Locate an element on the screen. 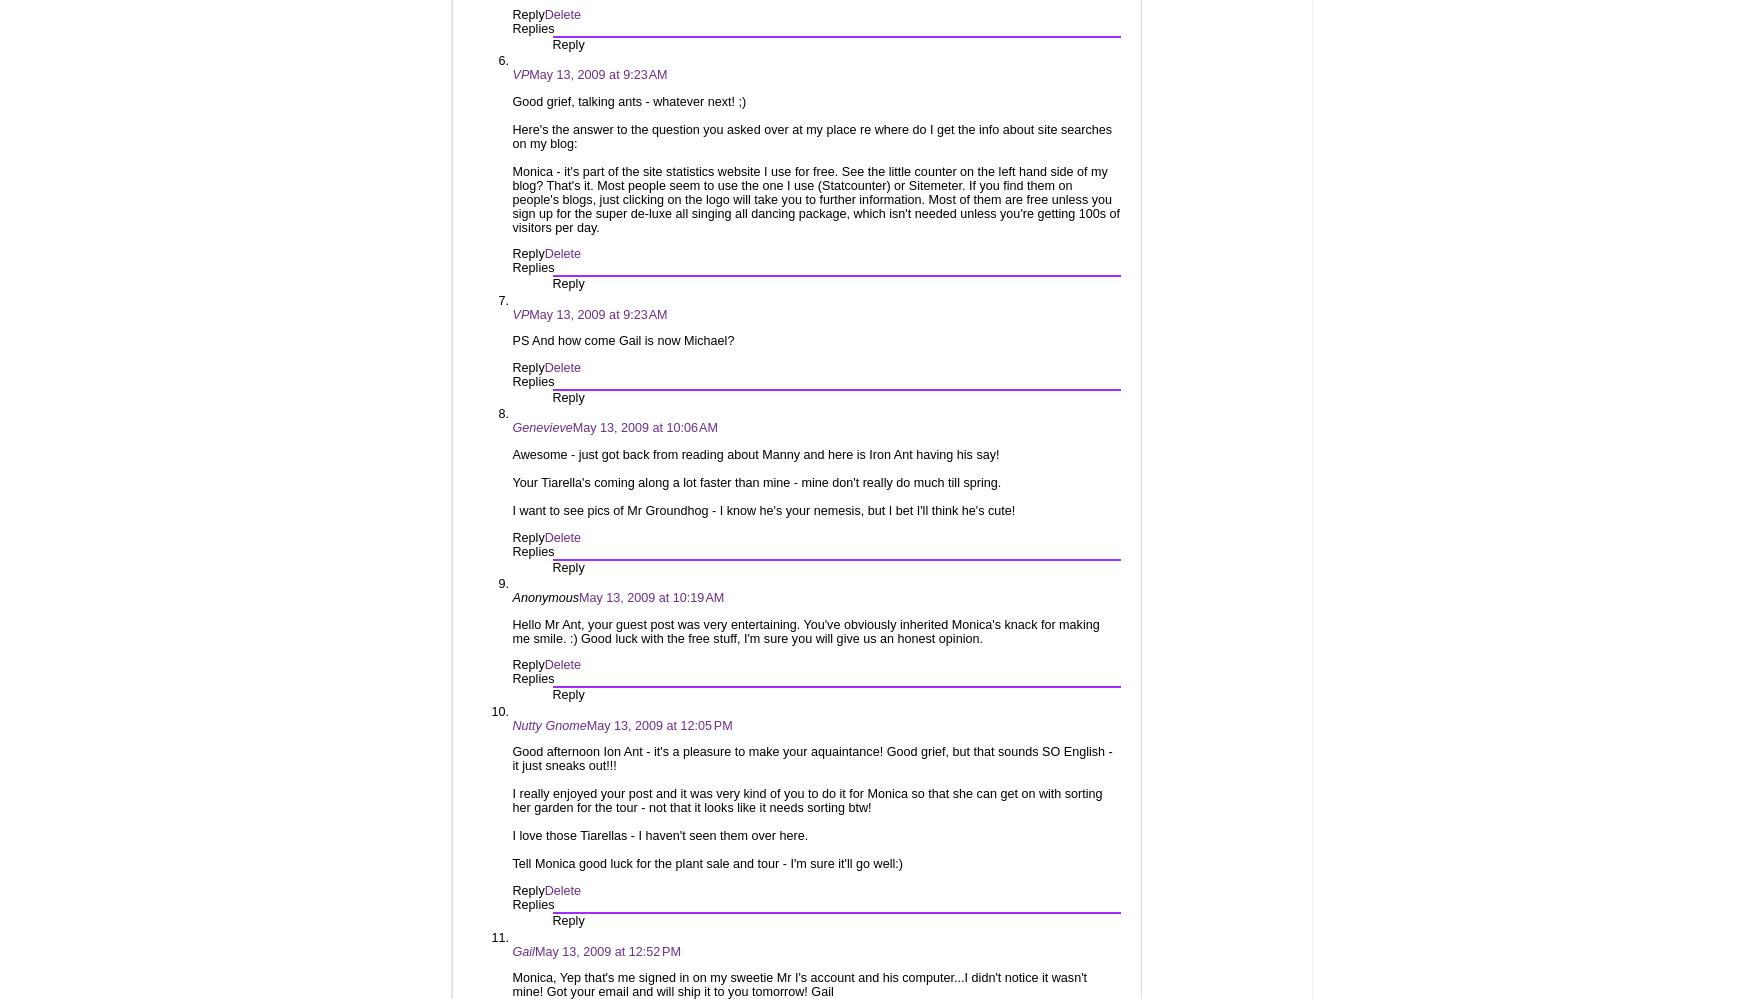  'Your Tiarella's coming along a lot faster than mine - mine don't really do much till spring.' is located at coordinates (756, 483).